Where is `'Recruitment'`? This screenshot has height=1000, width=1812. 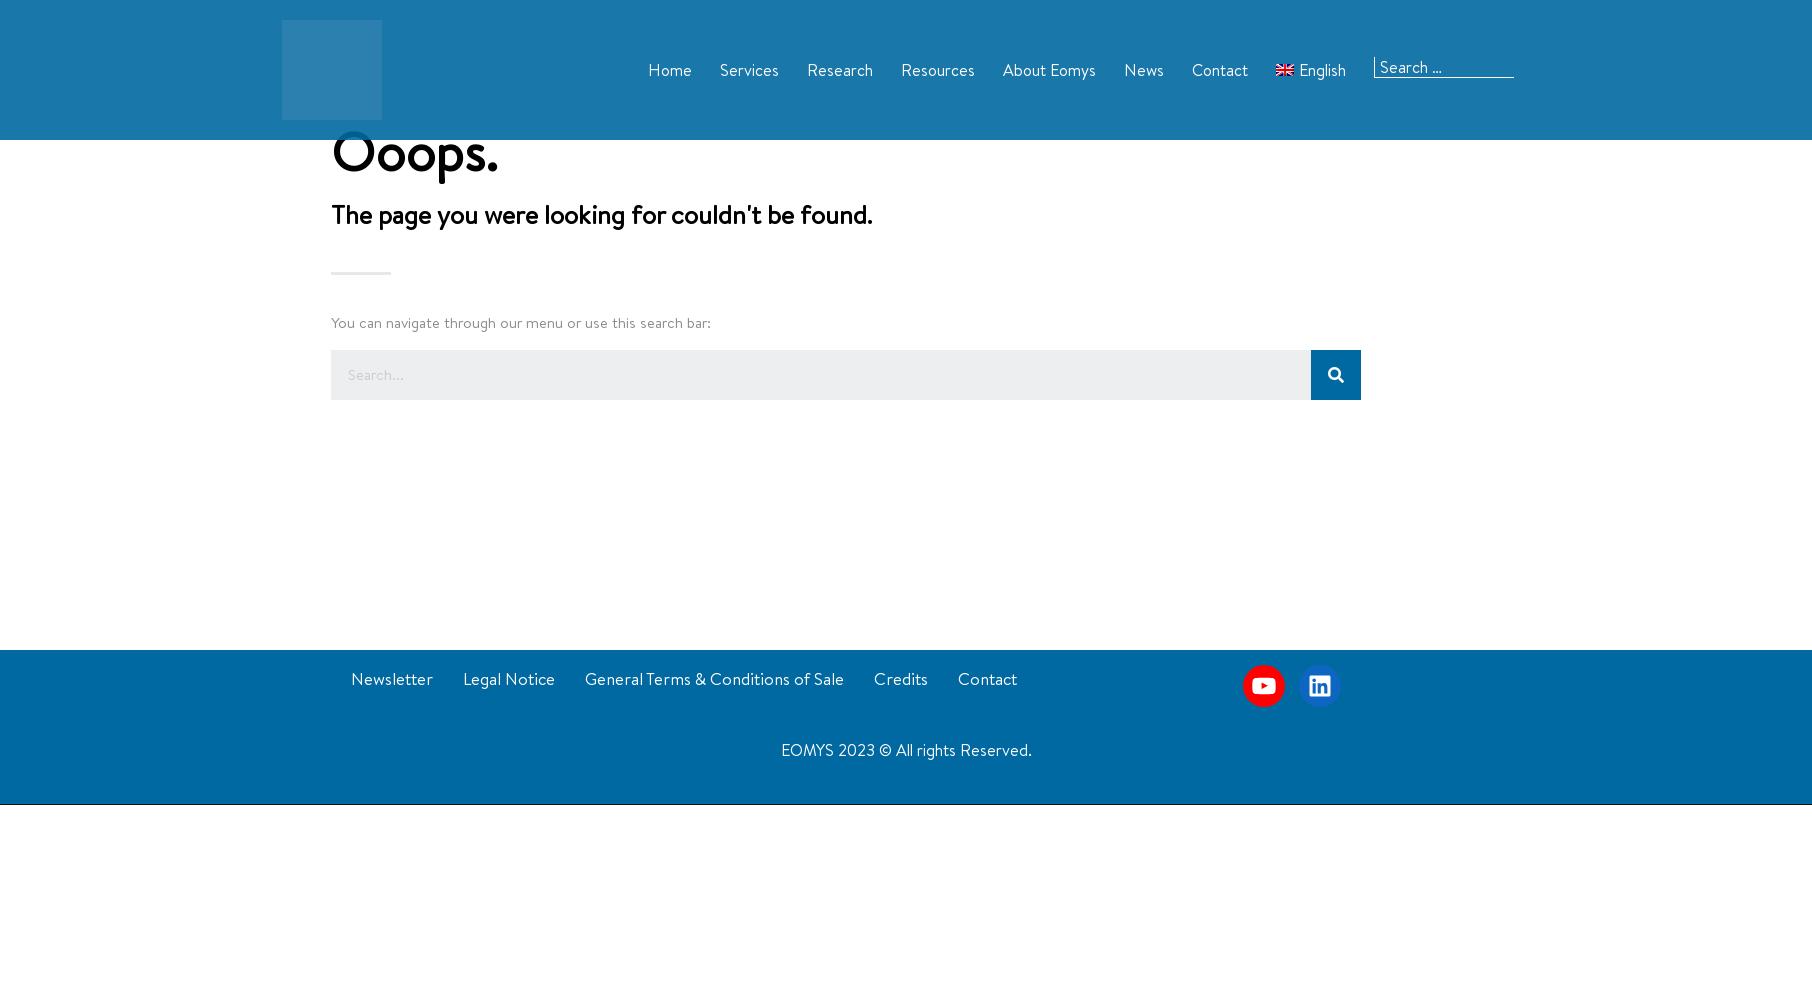
'Recruitment' is located at coordinates (1019, 188).